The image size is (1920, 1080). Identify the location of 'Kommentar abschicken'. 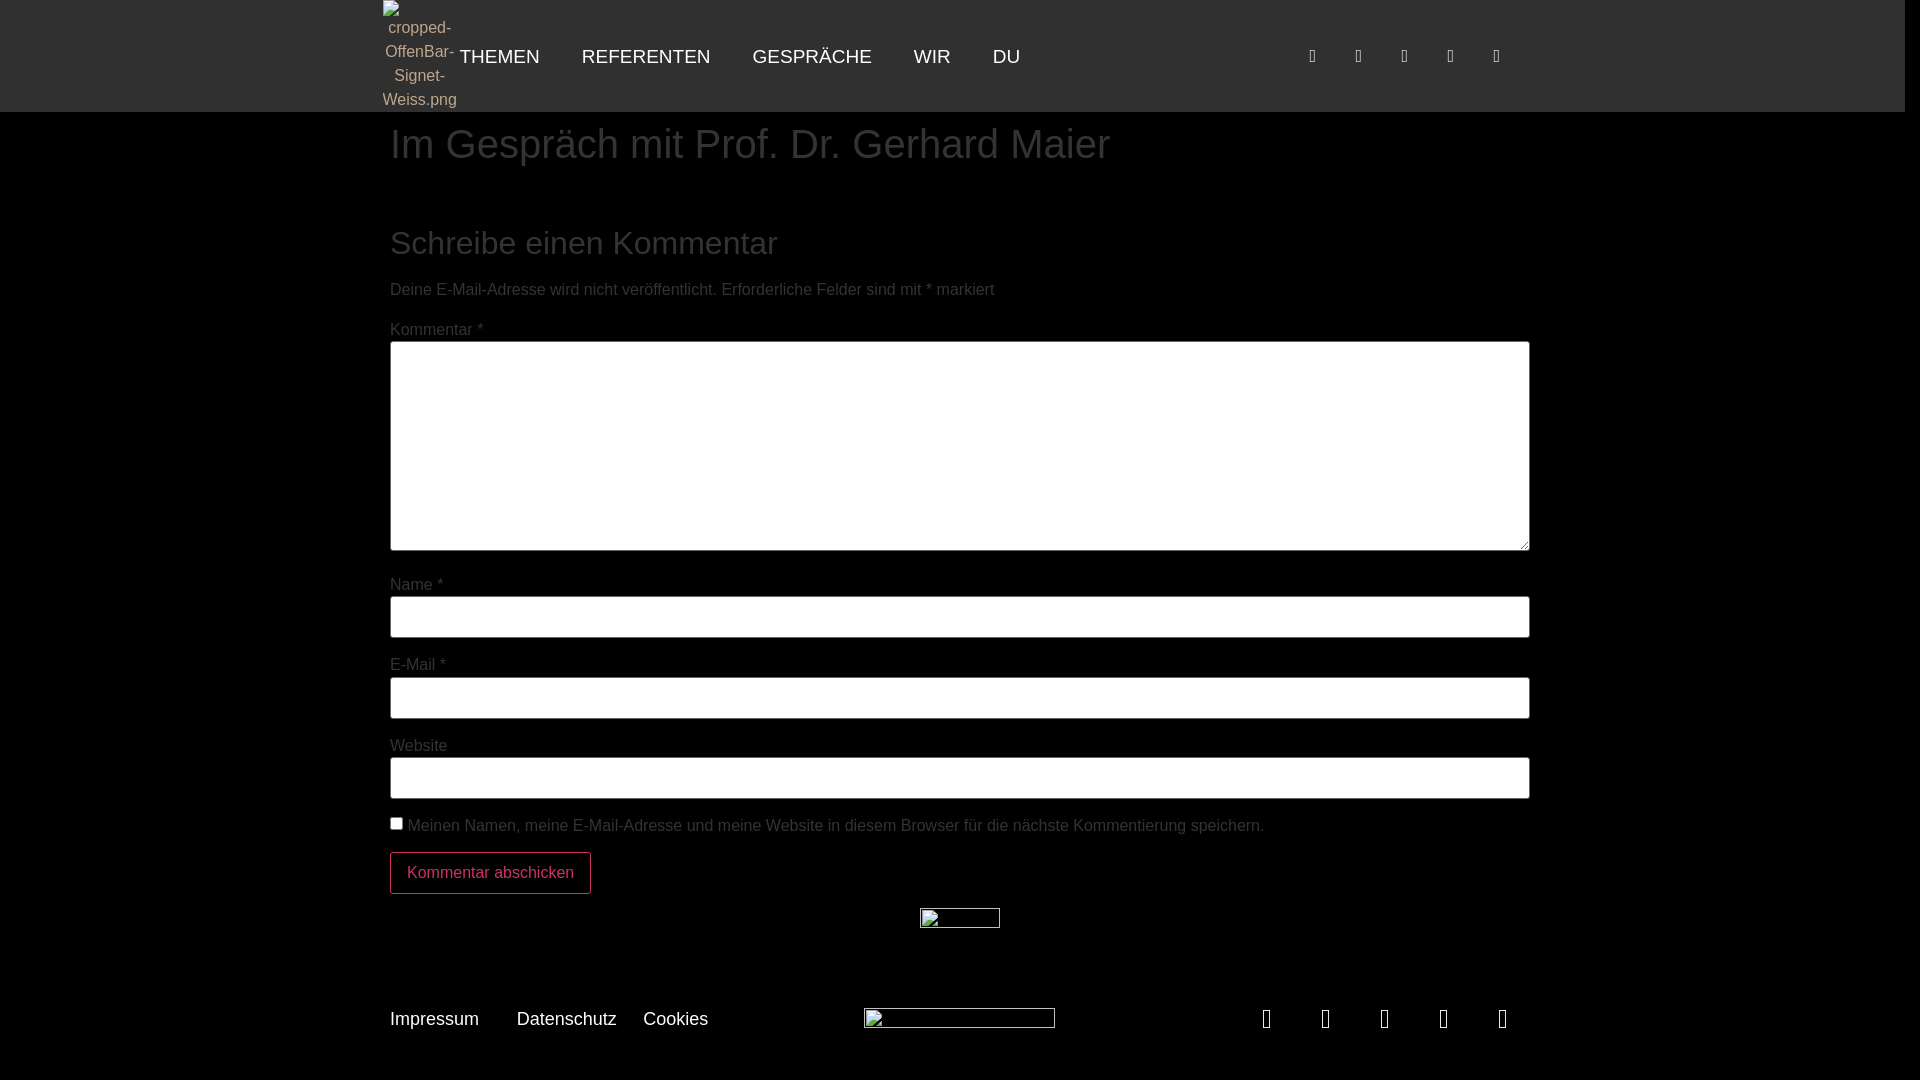
(490, 871).